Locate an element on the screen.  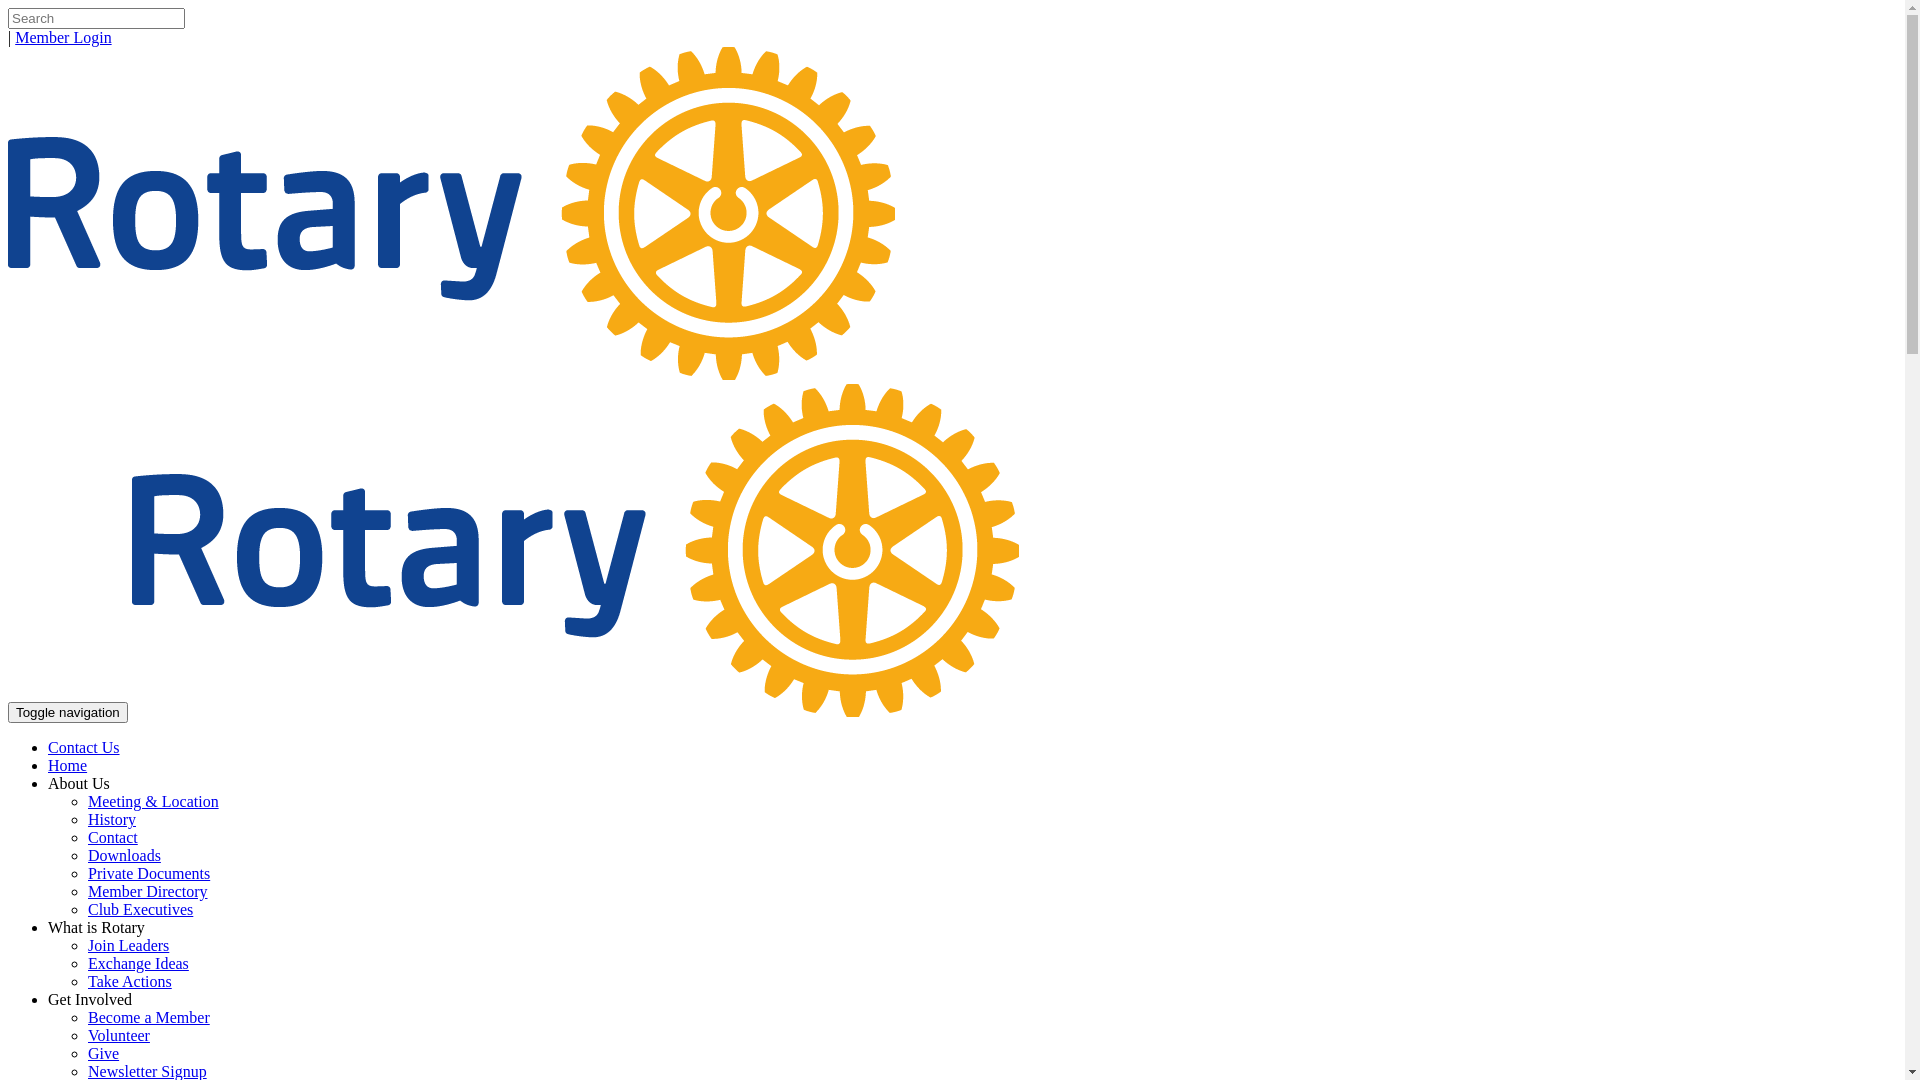
'Toggle navigation' is located at coordinates (67, 711).